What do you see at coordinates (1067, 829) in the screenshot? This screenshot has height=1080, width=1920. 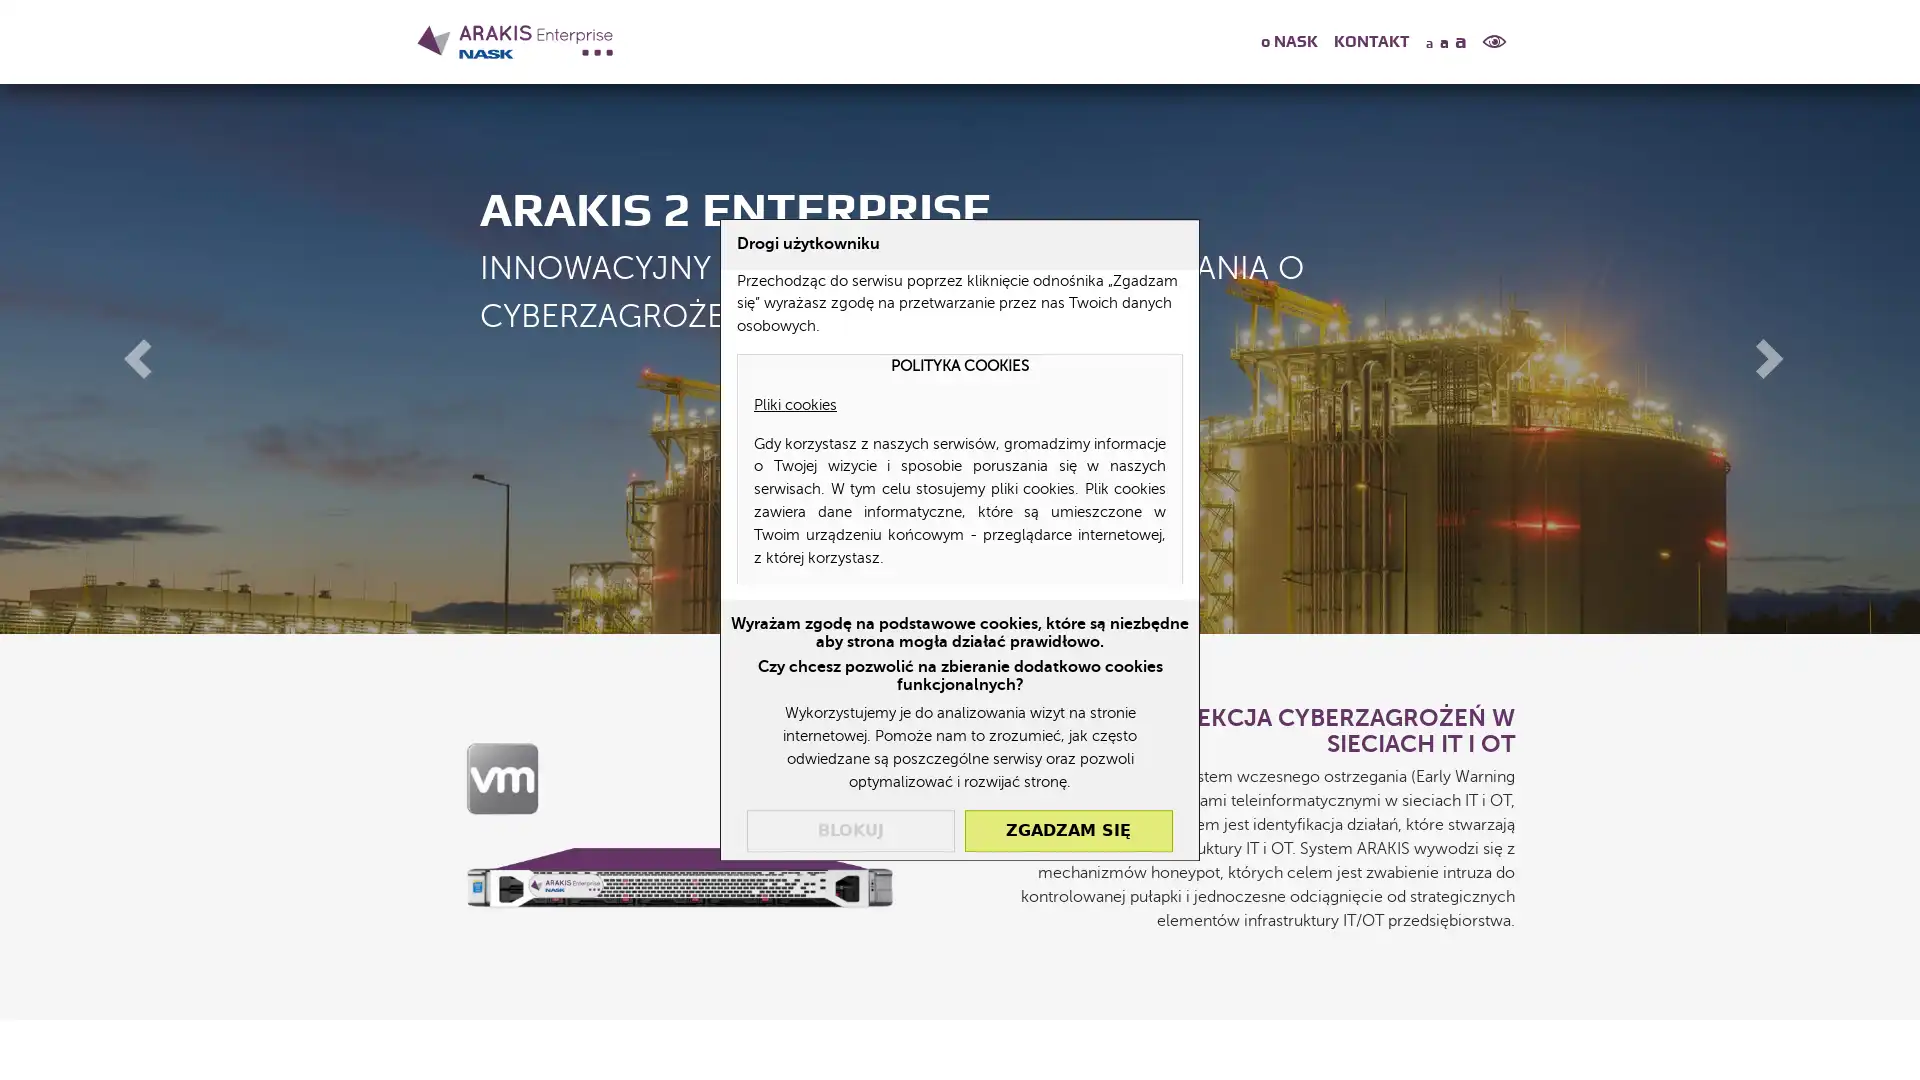 I see `ZGADZAM SIE` at bounding box center [1067, 829].